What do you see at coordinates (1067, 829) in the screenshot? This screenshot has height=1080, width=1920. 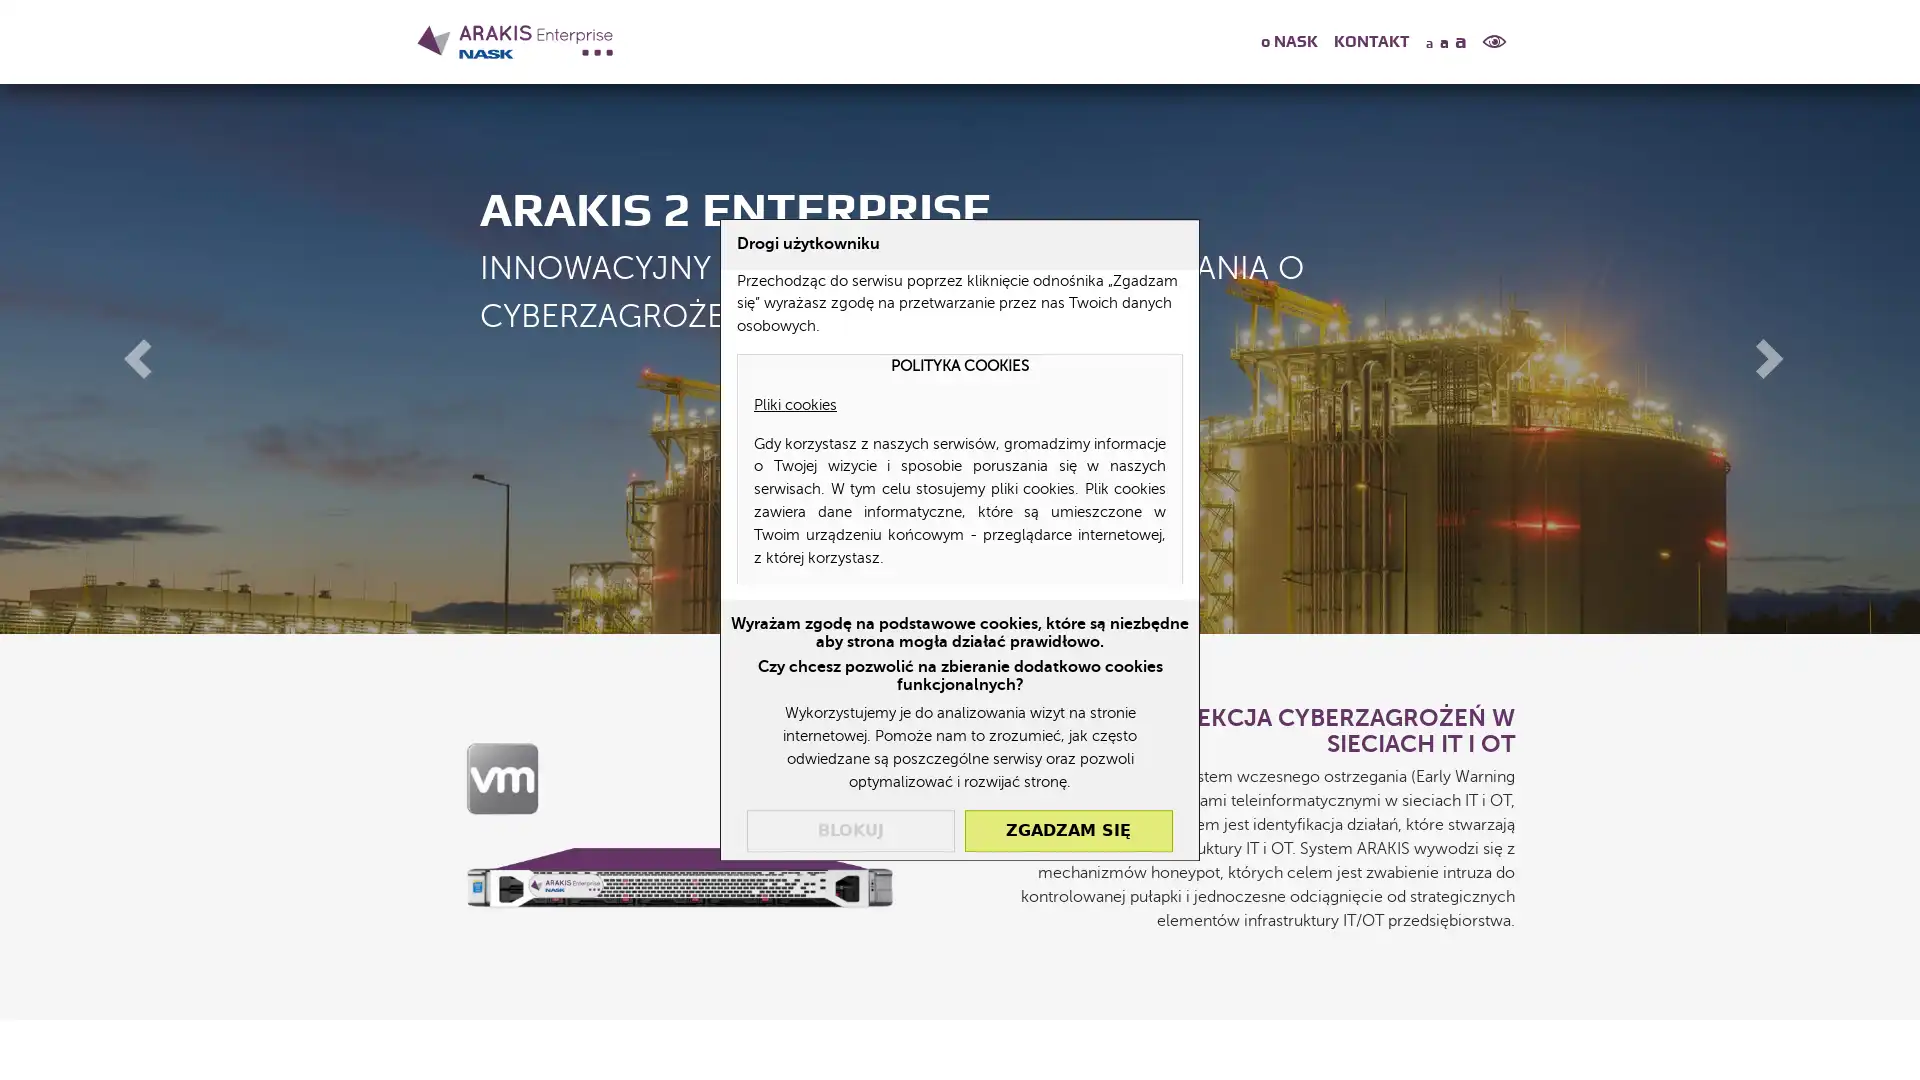 I see `ZGADZAM SIE` at bounding box center [1067, 829].